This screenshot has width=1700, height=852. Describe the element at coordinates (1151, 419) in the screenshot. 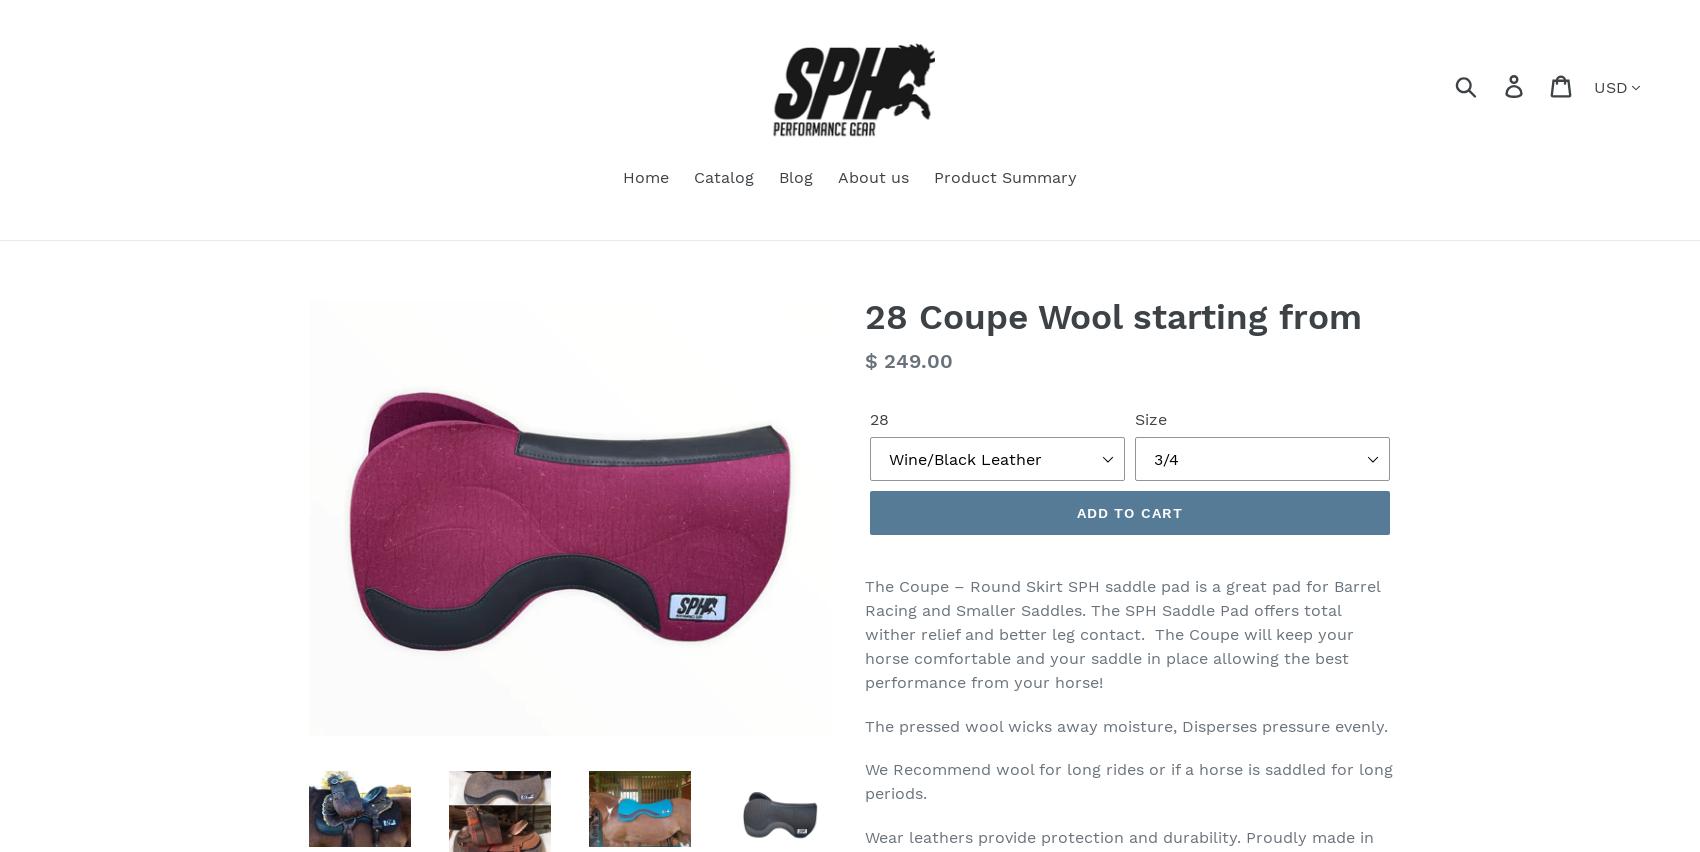

I see `'Size'` at that location.